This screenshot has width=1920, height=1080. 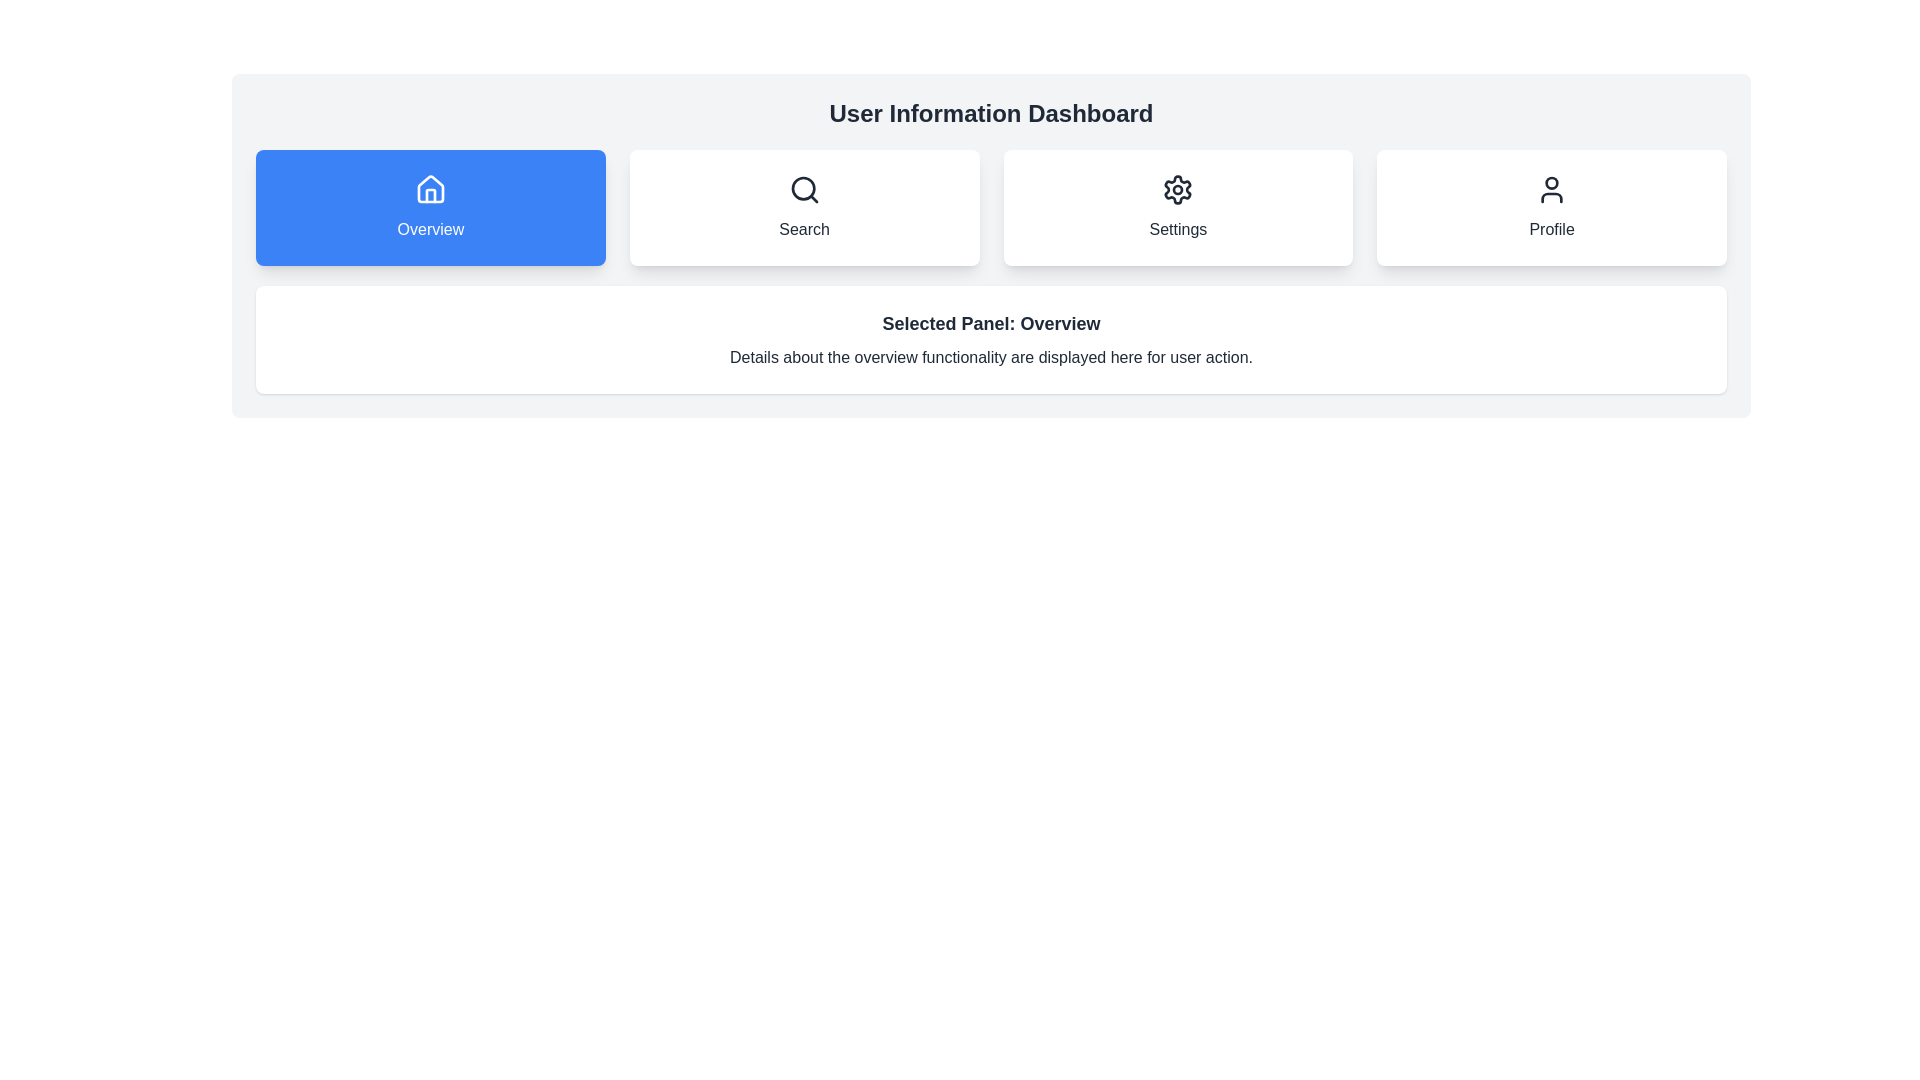 What do you see at coordinates (429, 208) in the screenshot?
I see `the first button in the row of four buttons below the title 'User Information Dashboard'` at bounding box center [429, 208].